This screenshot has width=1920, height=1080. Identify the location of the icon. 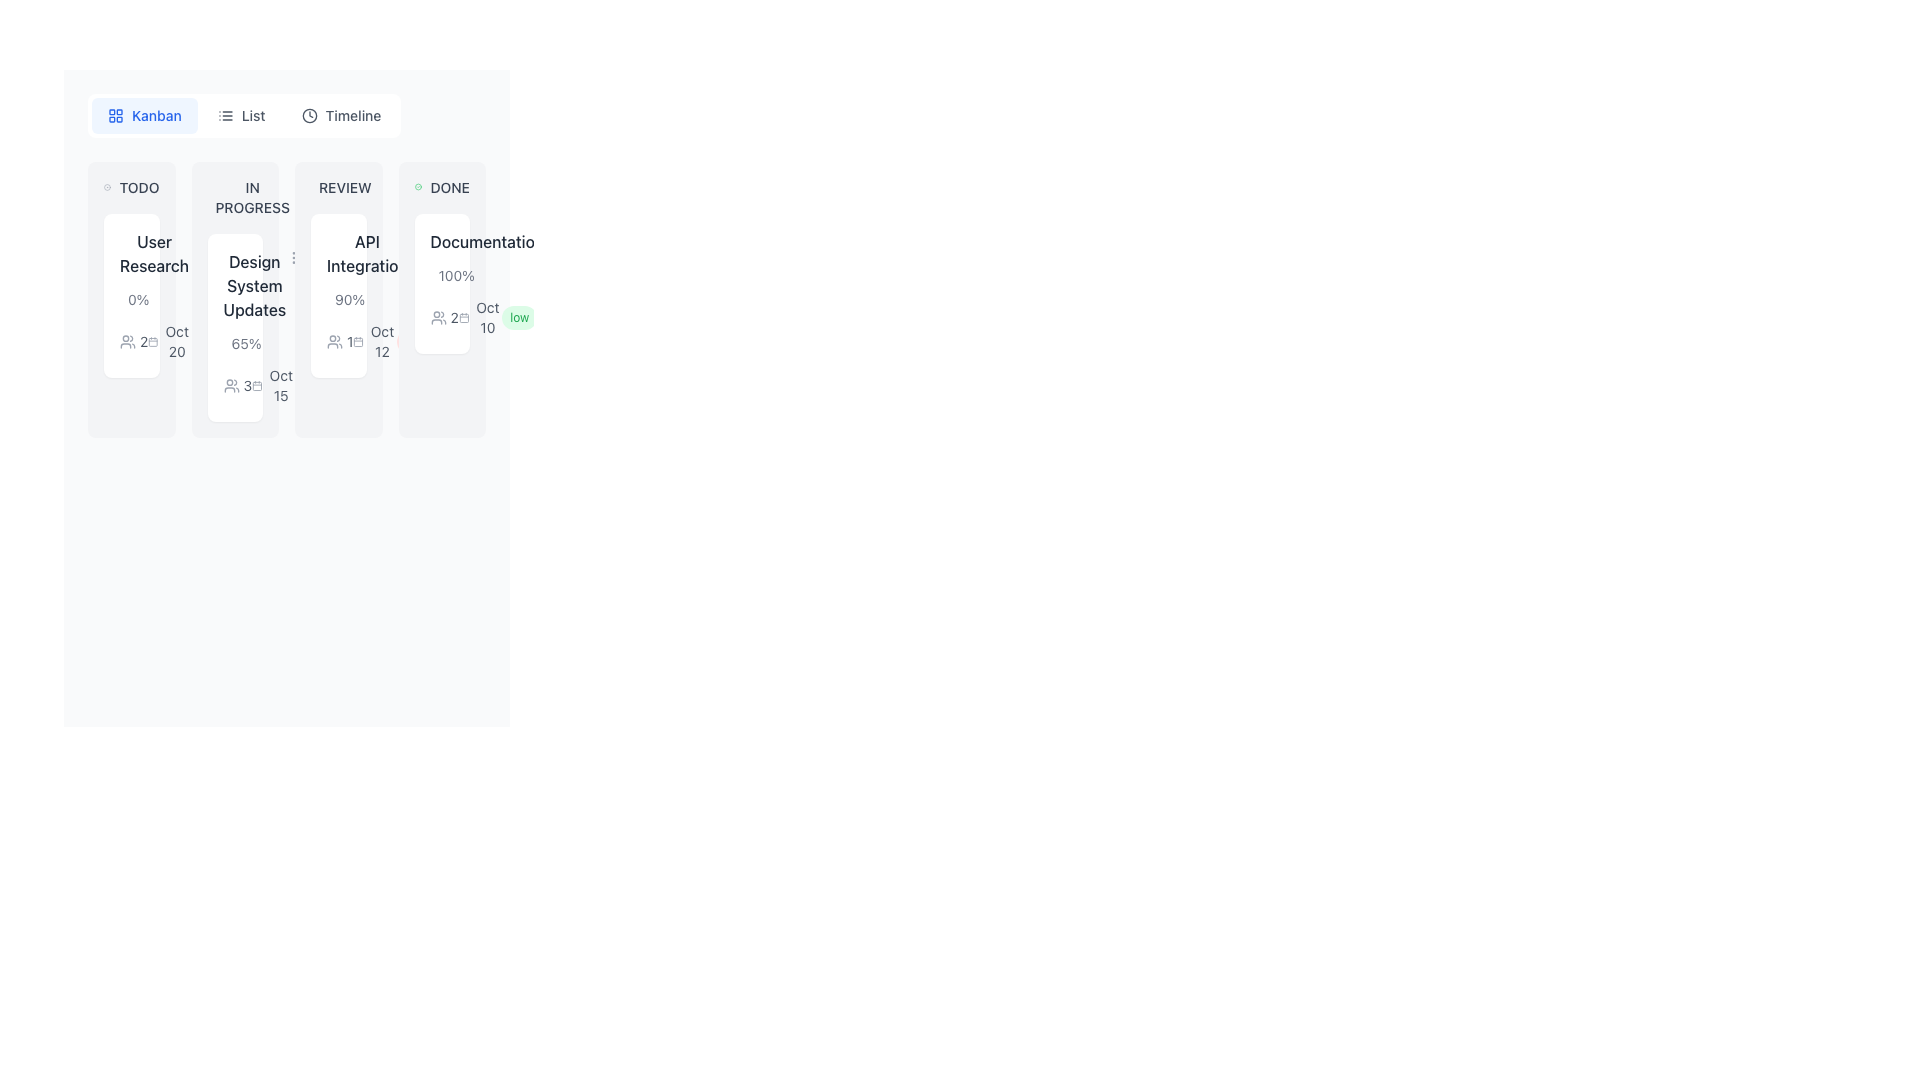
(256, 385).